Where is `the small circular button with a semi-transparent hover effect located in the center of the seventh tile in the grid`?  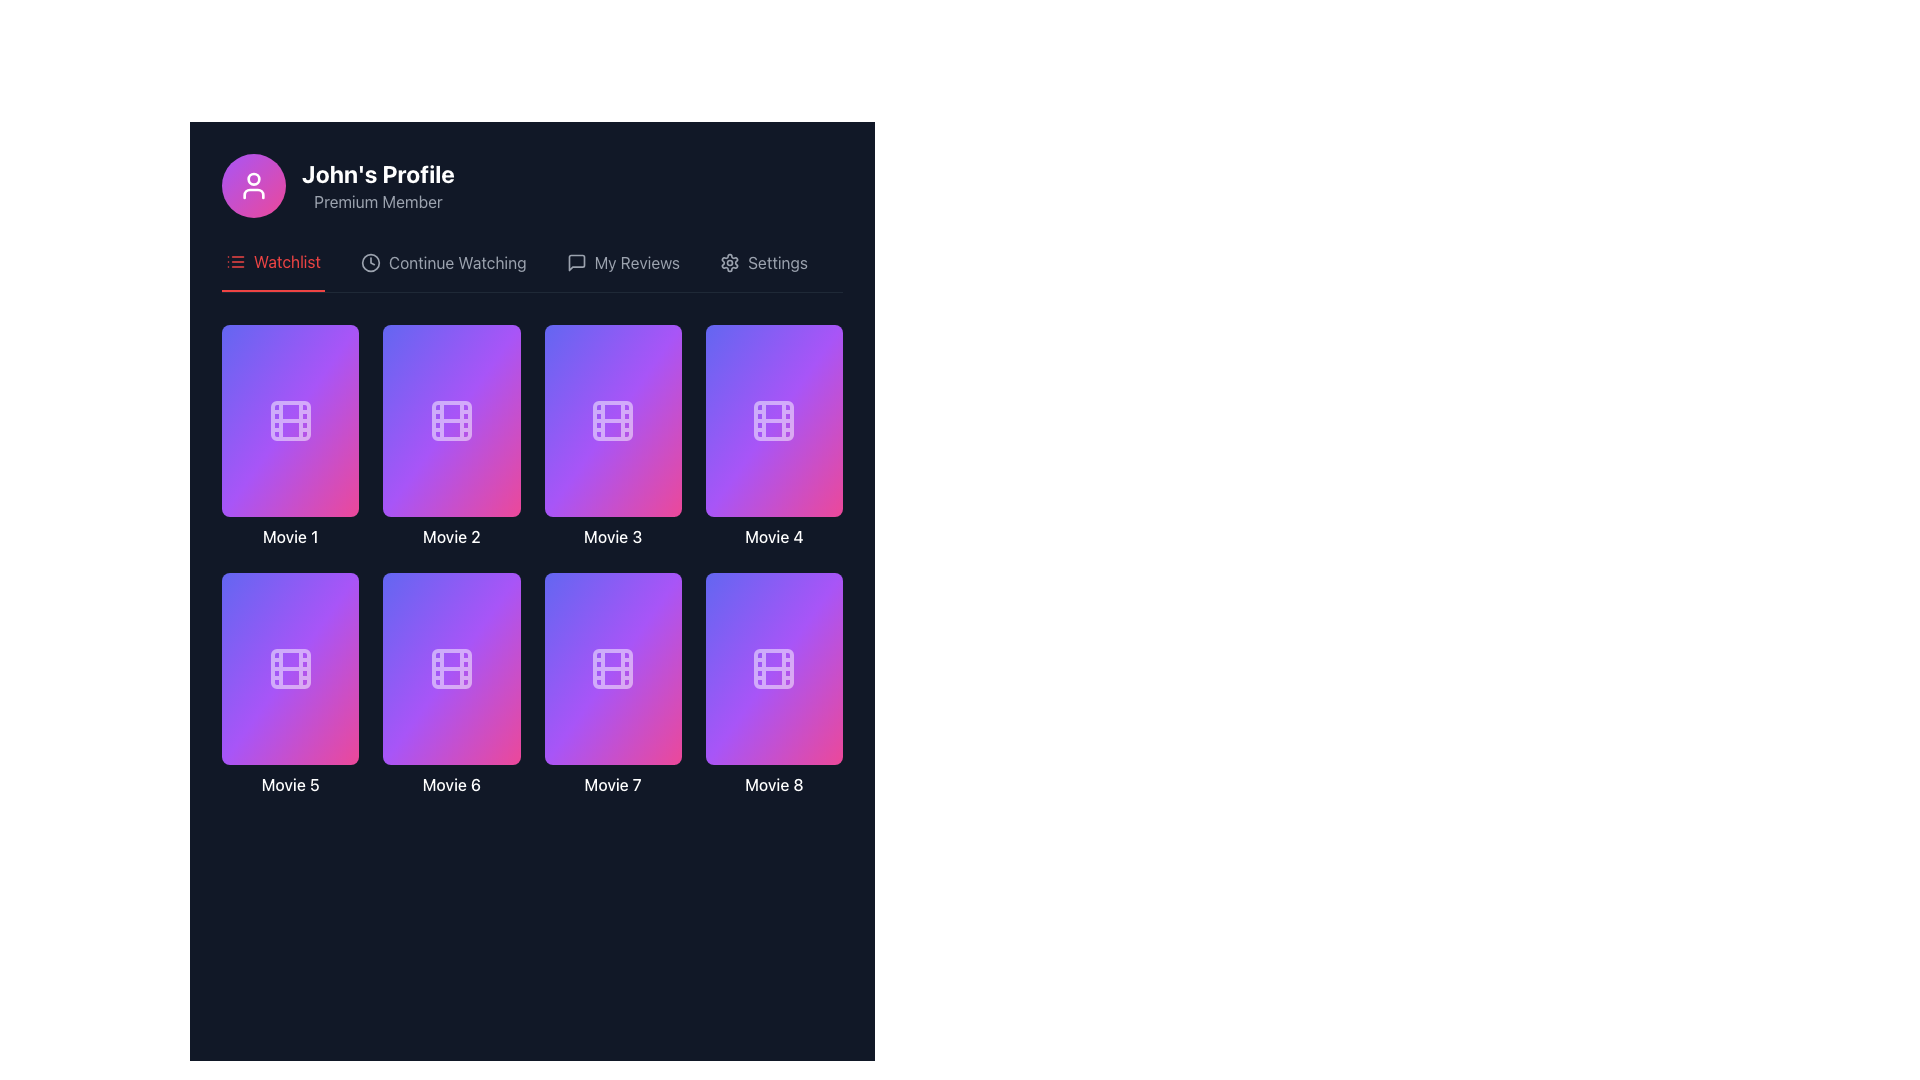 the small circular button with a semi-transparent hover effect located in the center of the seventh tile in the grid is located at coordinates (590, 716).